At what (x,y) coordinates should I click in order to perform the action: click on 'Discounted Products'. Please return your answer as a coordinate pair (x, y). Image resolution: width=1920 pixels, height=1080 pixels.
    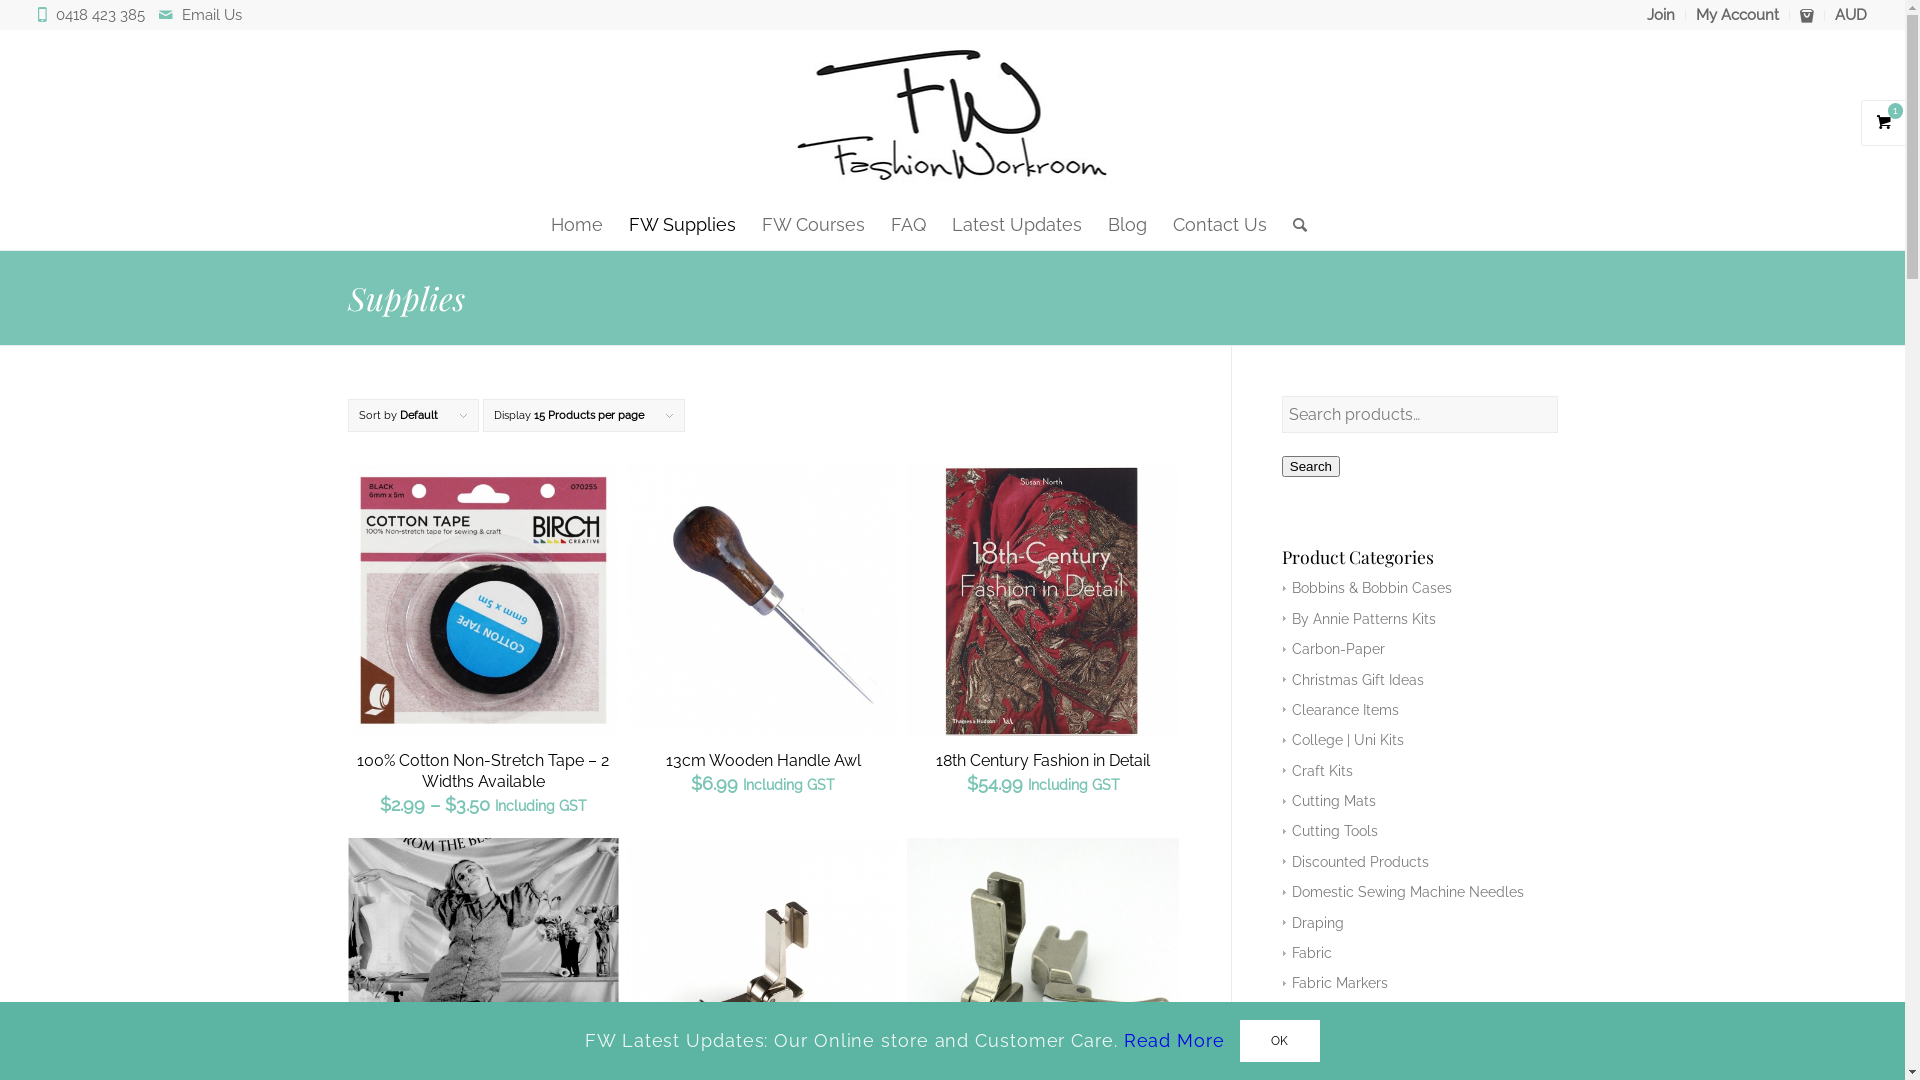
    Looking at the image, I should click on (1282, 860).